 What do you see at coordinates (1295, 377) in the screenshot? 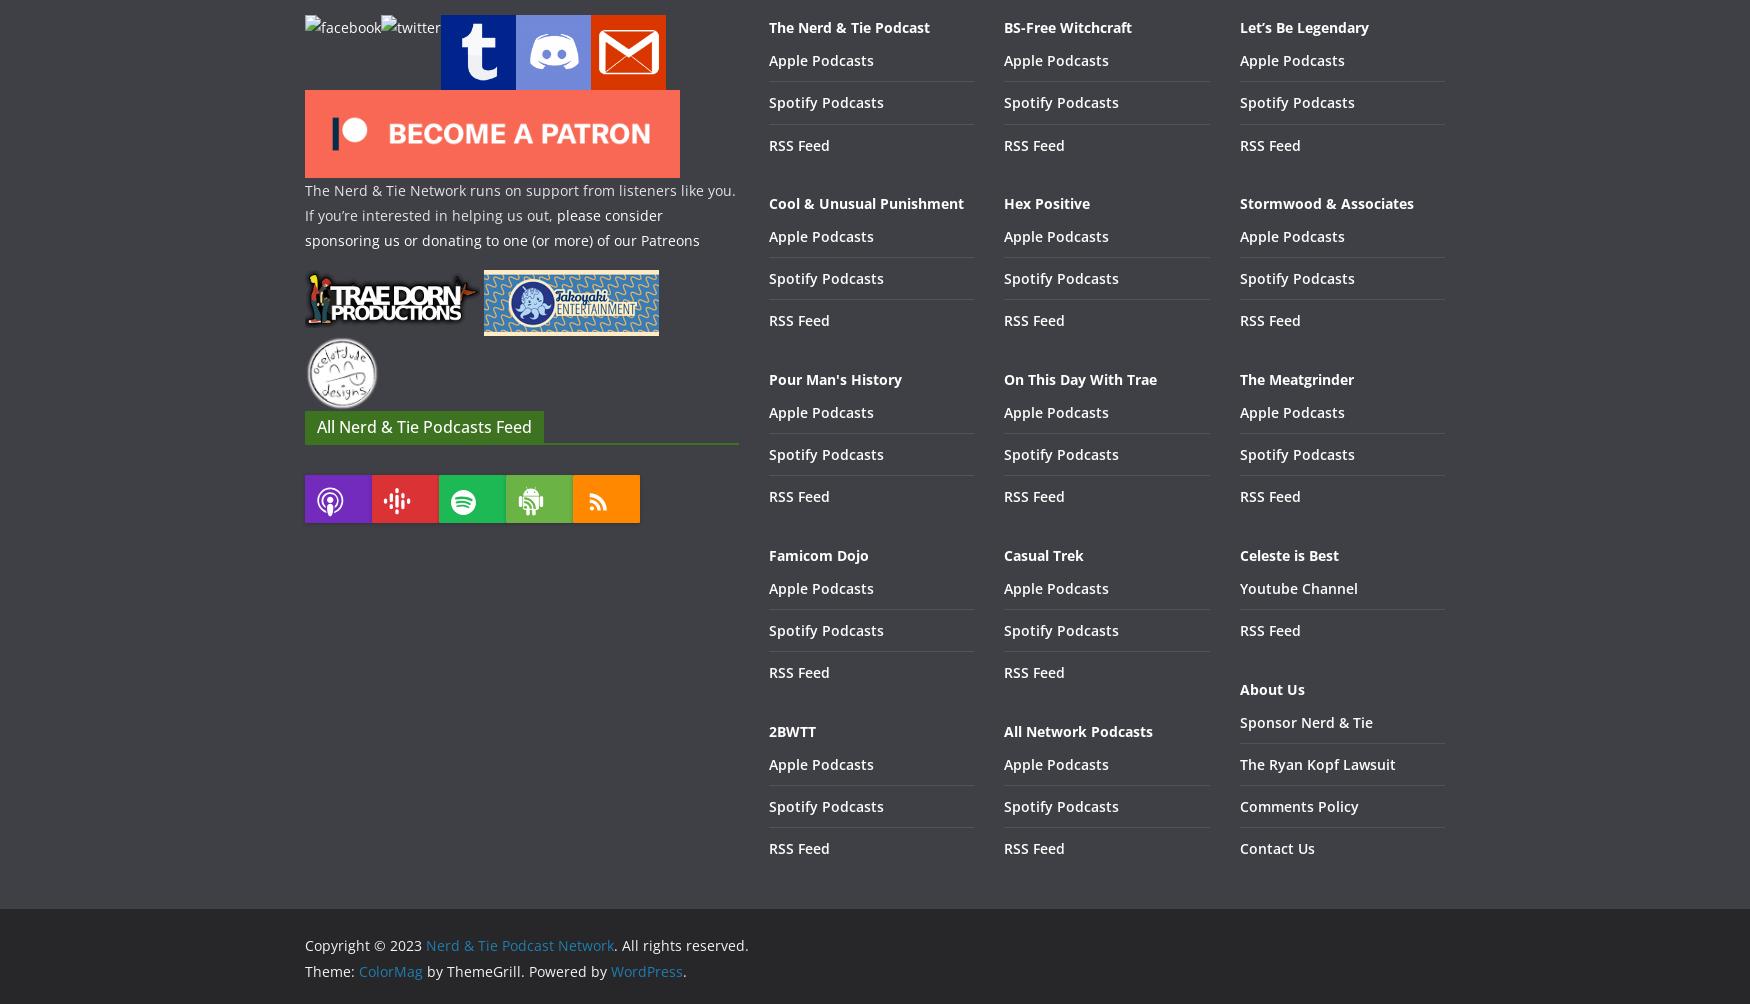
I see `'The Meatgrinder'` at bounding box center [1295, 377].